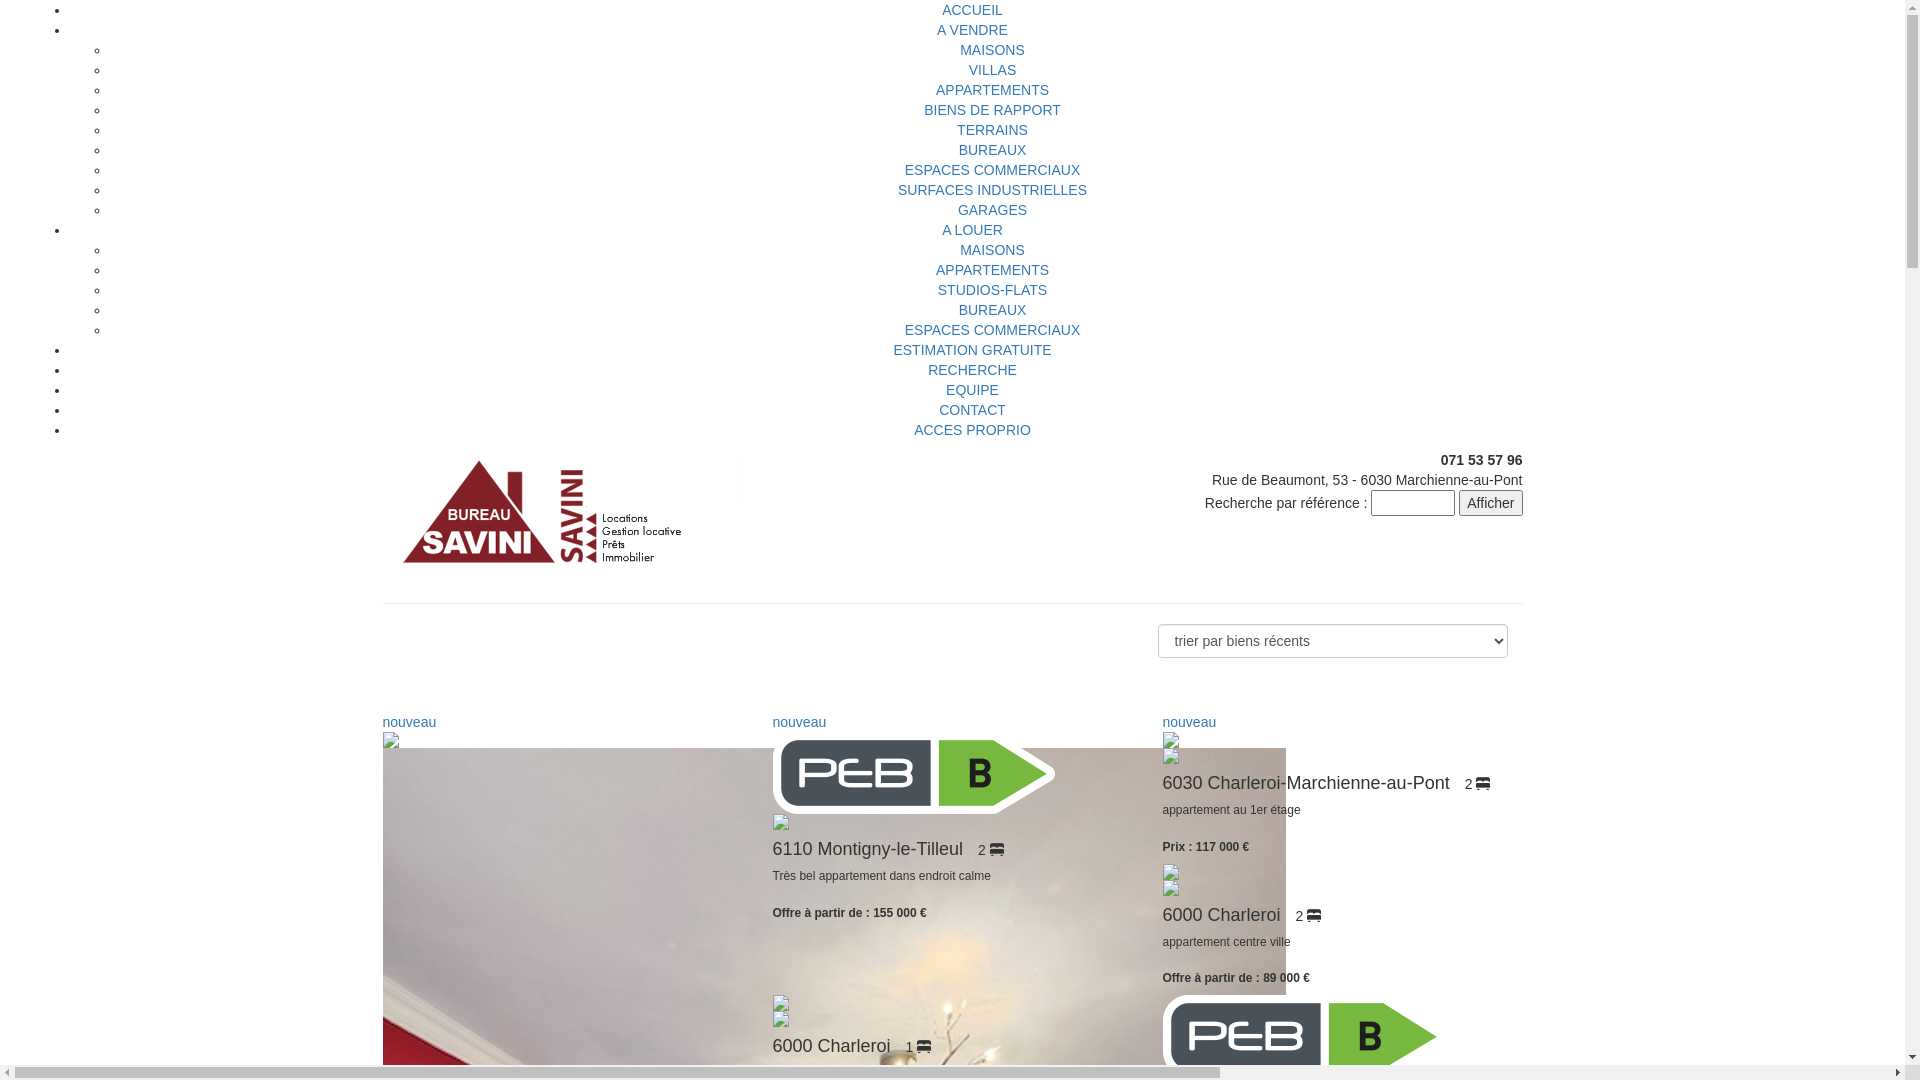 The width and height of the screenshot is (1920, 1080). I want to click on 'A VENDRE', so click(935, 30).